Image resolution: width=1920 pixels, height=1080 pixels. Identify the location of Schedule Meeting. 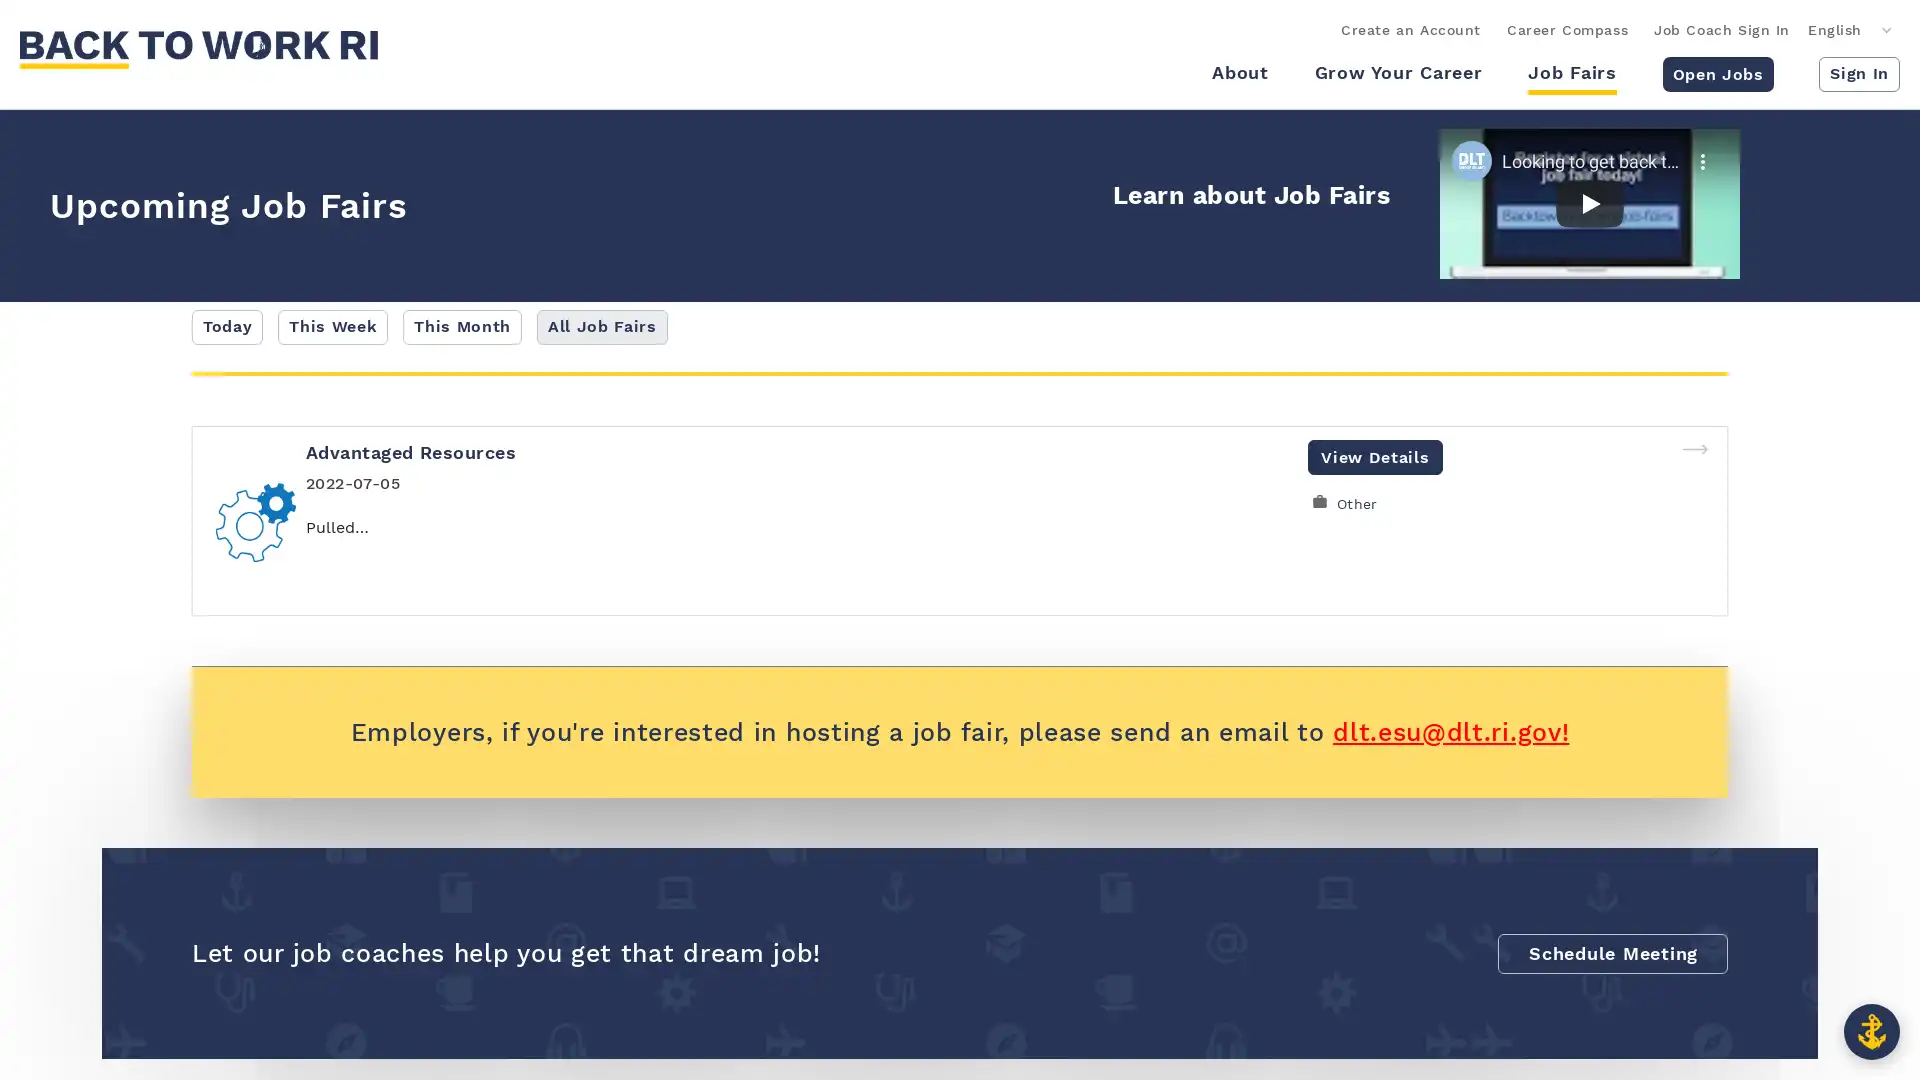
(1612, 951).